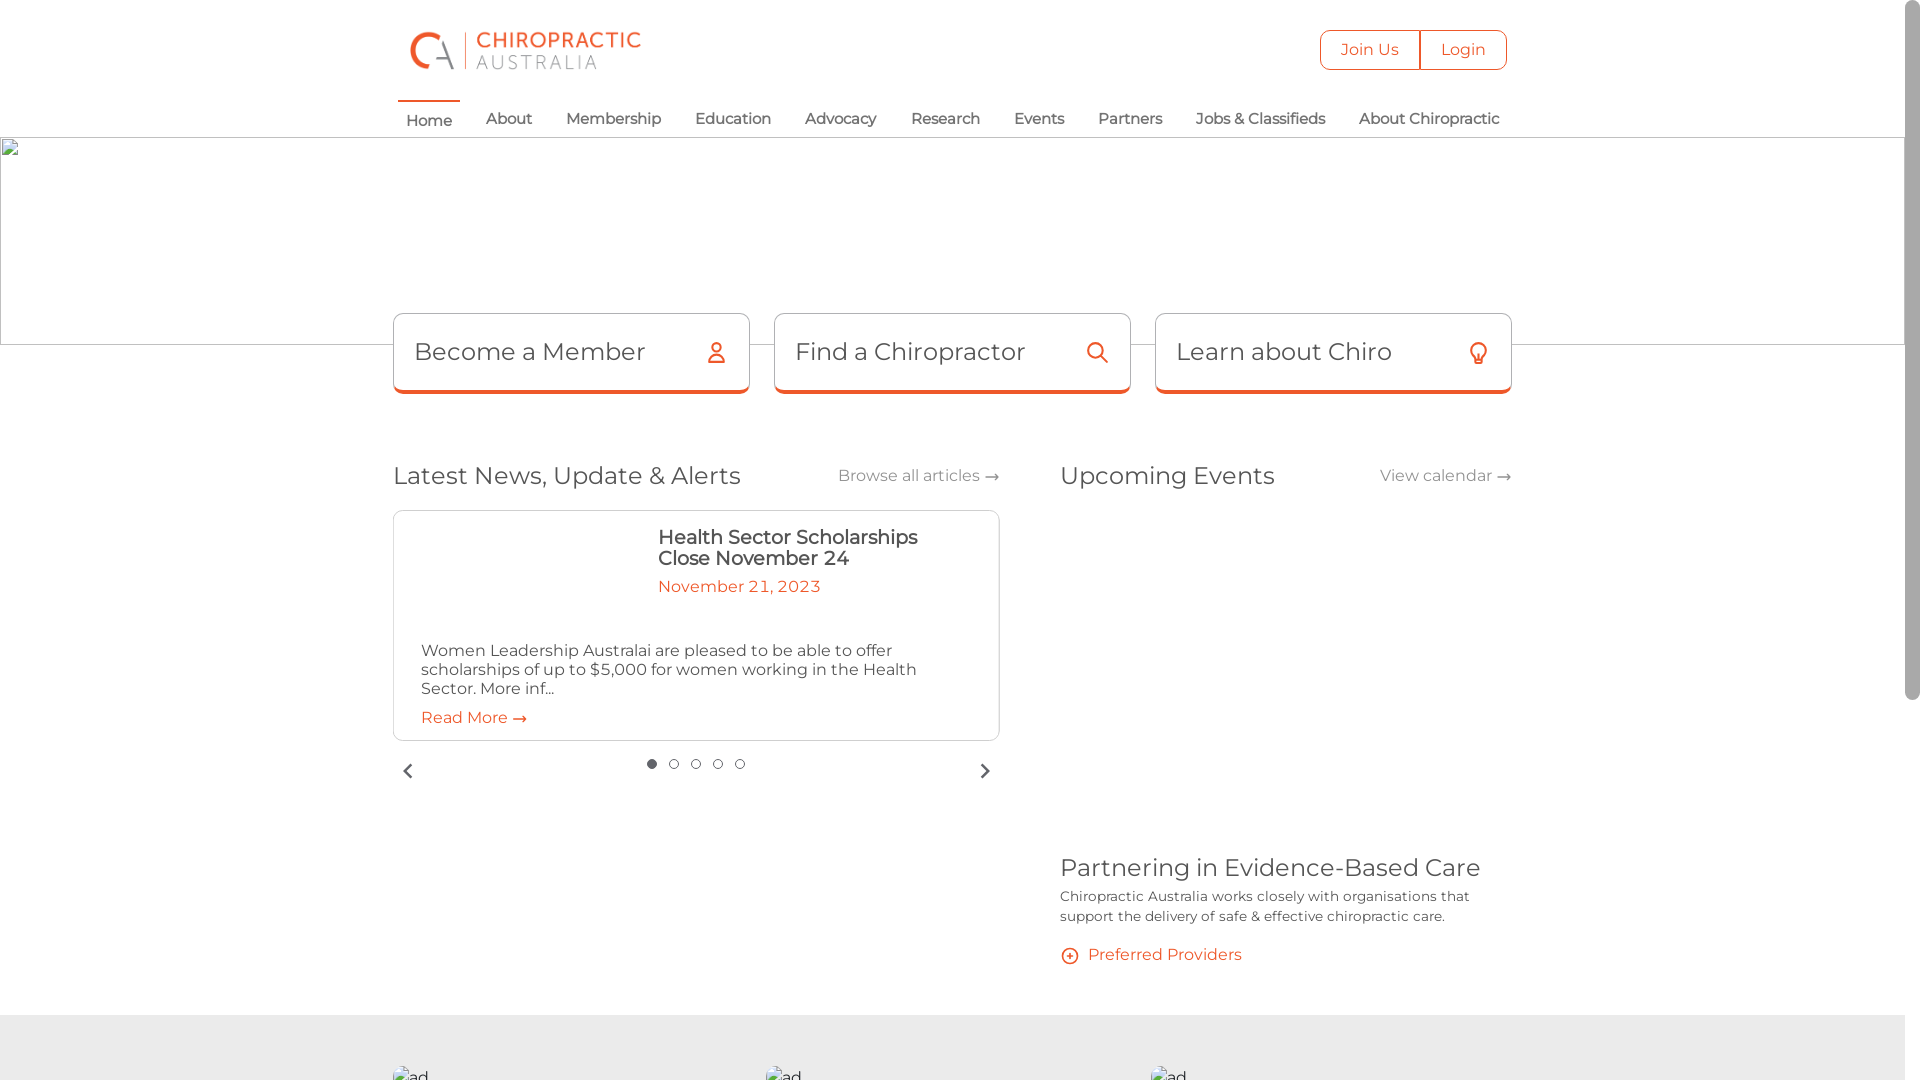  What do you see at coordinates (840, 119) in the screenshot?
I see `'Advocacy'` at bounding box center [840, 119].